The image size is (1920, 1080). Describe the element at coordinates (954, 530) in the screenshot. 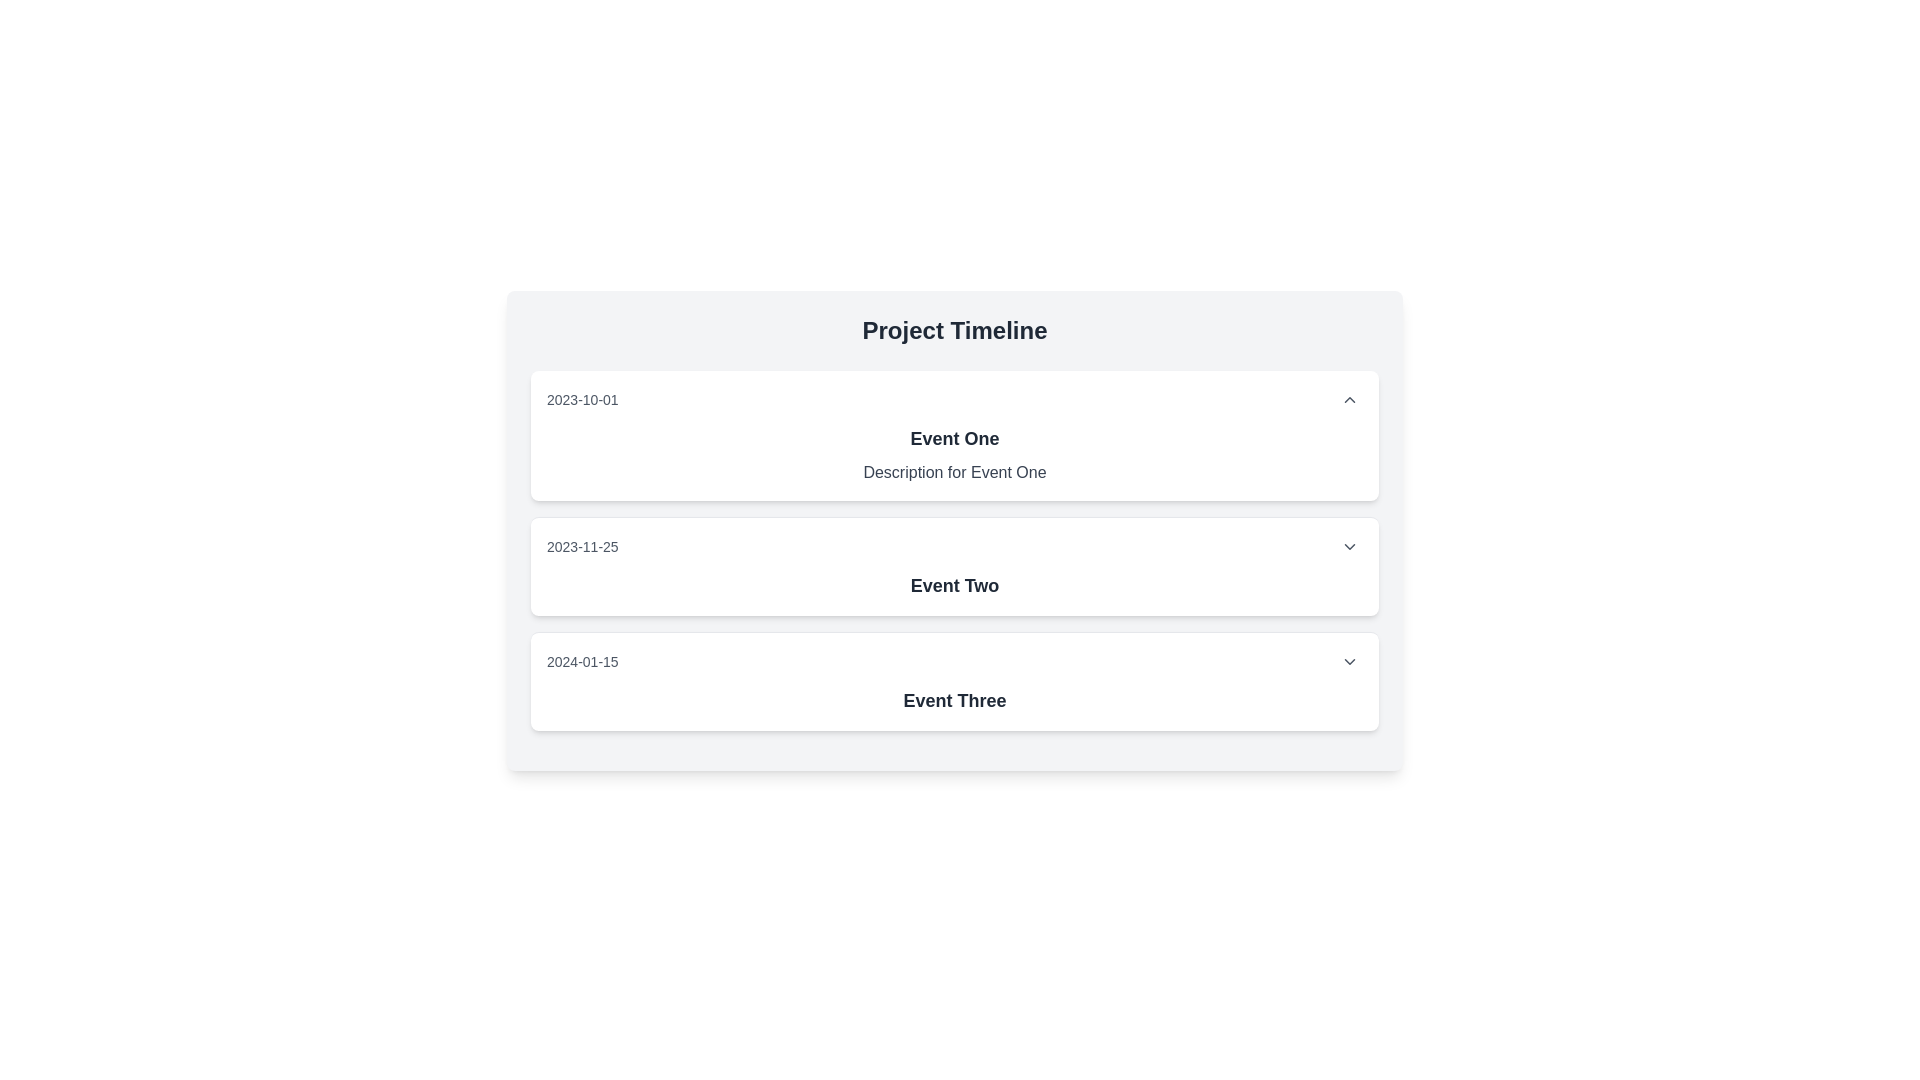

I see `the second list item in the Project Timeline component to interact with the event` at that location.